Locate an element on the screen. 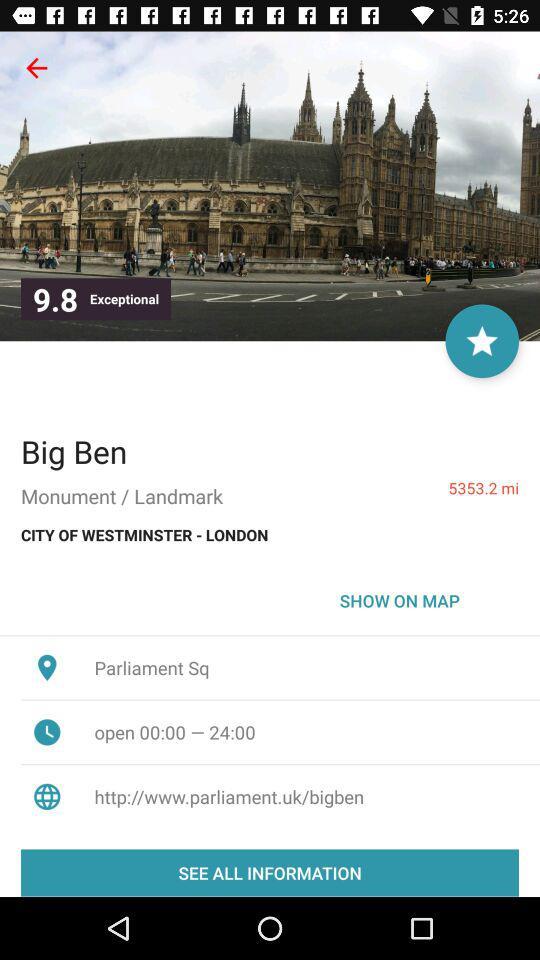 Image resolution: width=540 pixels, height=960 pixels. the item above the monument / landmark is located at coordinates (73, 451).